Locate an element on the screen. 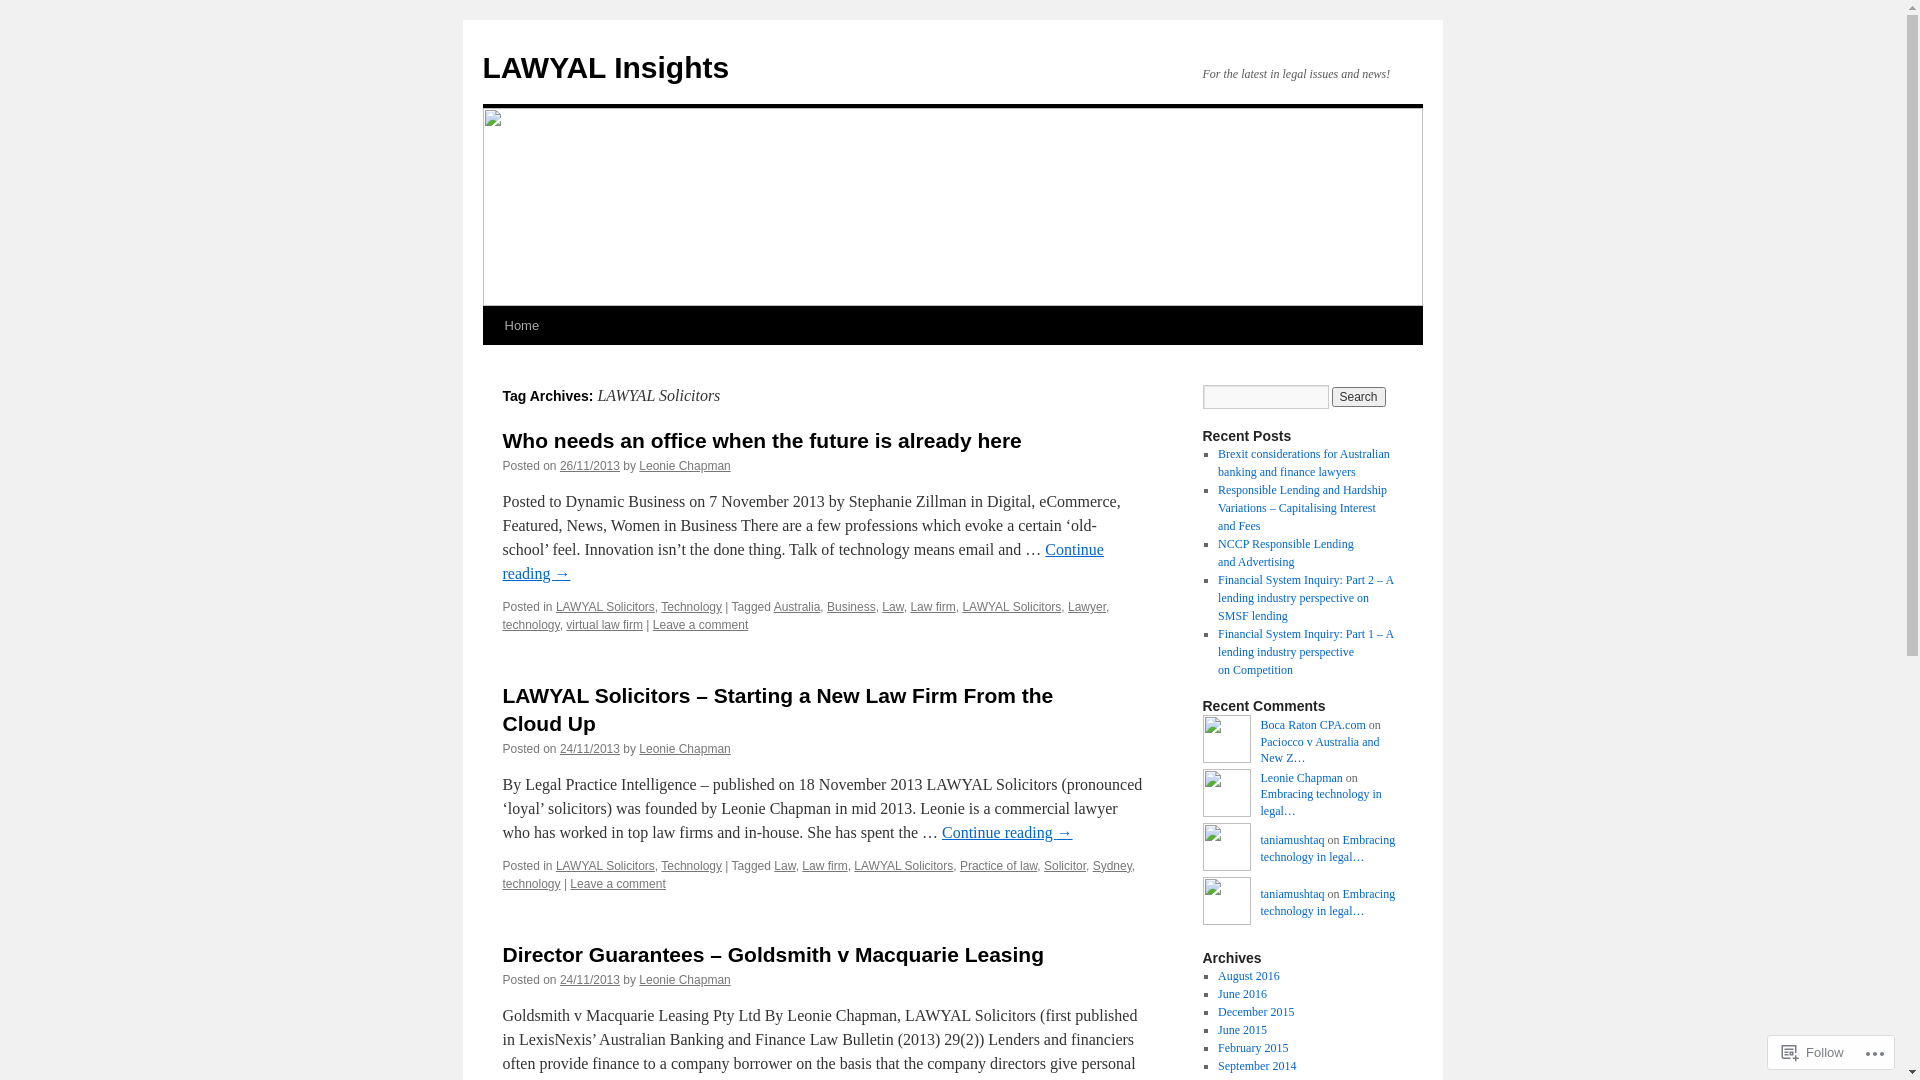 This screenshot has height=1080, width=1920. 'Sydney' is located at coordinates (1111, 865).